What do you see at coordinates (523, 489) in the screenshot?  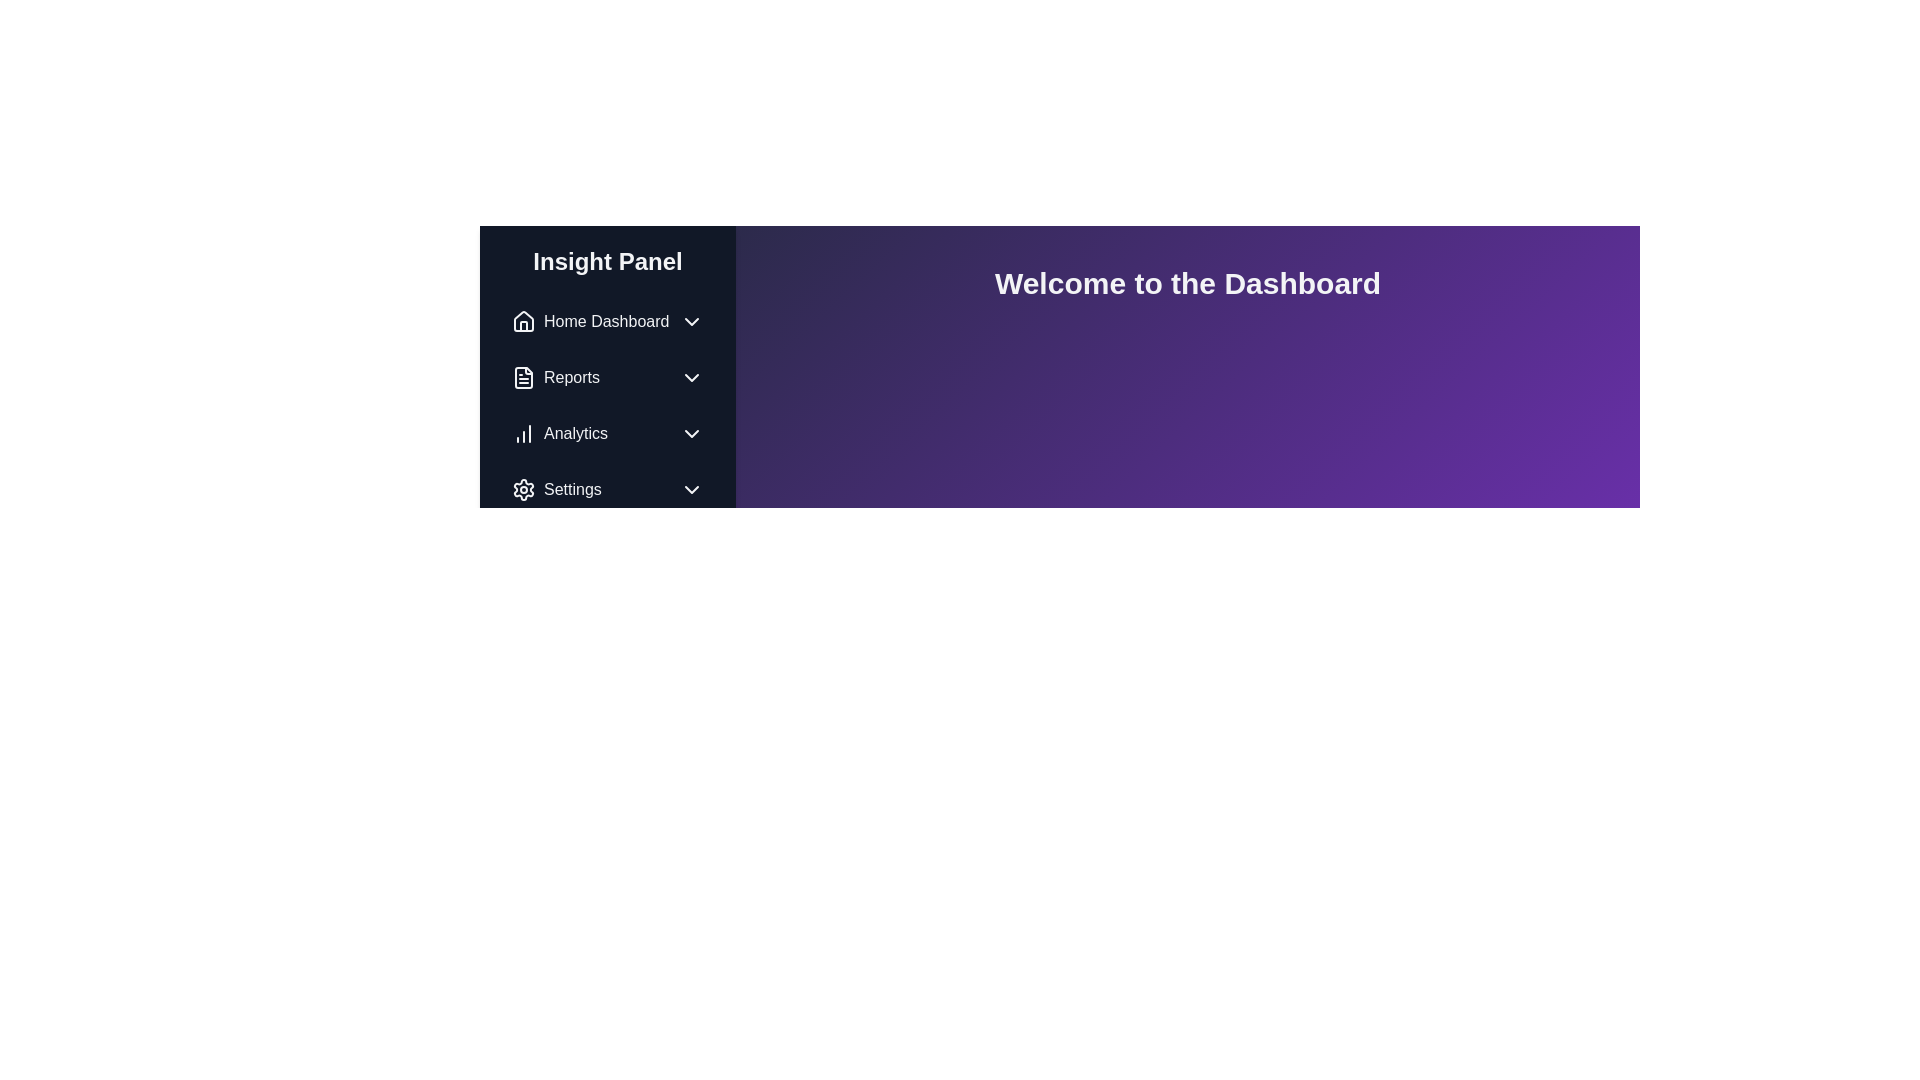 I see `the gear icon representing settings, which is located in the sidebar to the left of the 'Settings' label` at bounding box center [523, 489].